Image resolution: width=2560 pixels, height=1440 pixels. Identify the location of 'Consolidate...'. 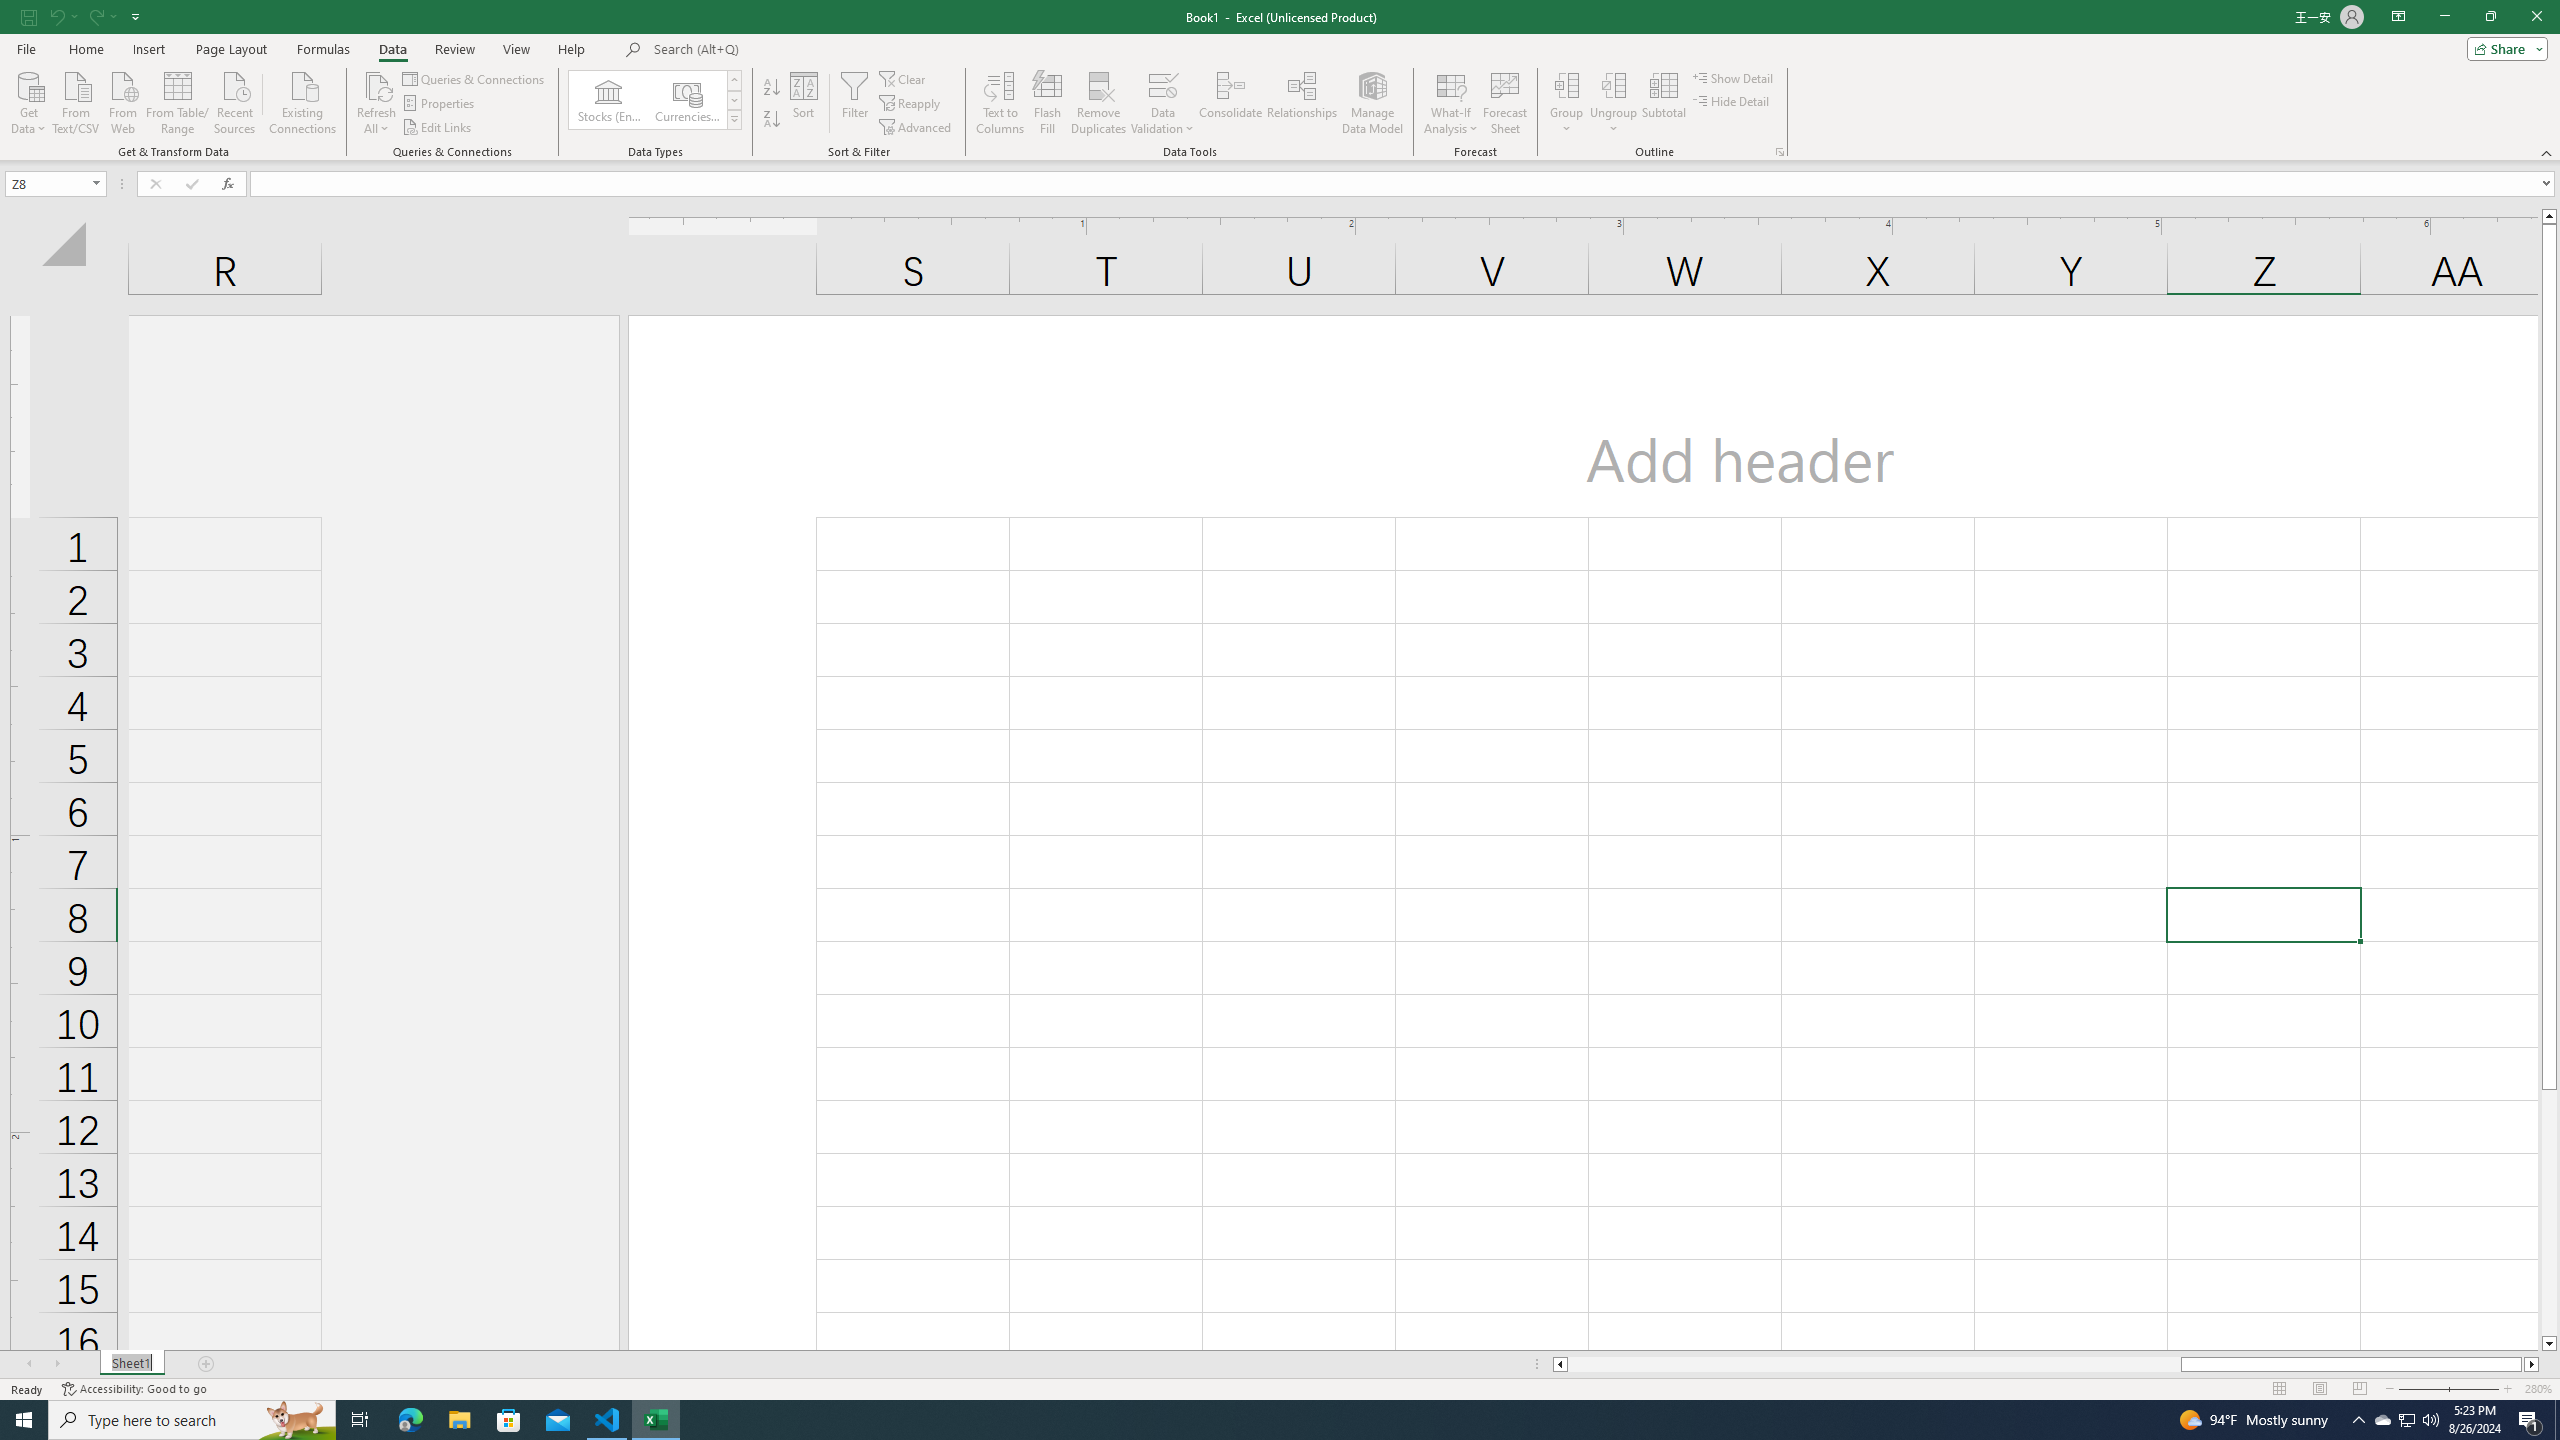
(1231, 103).